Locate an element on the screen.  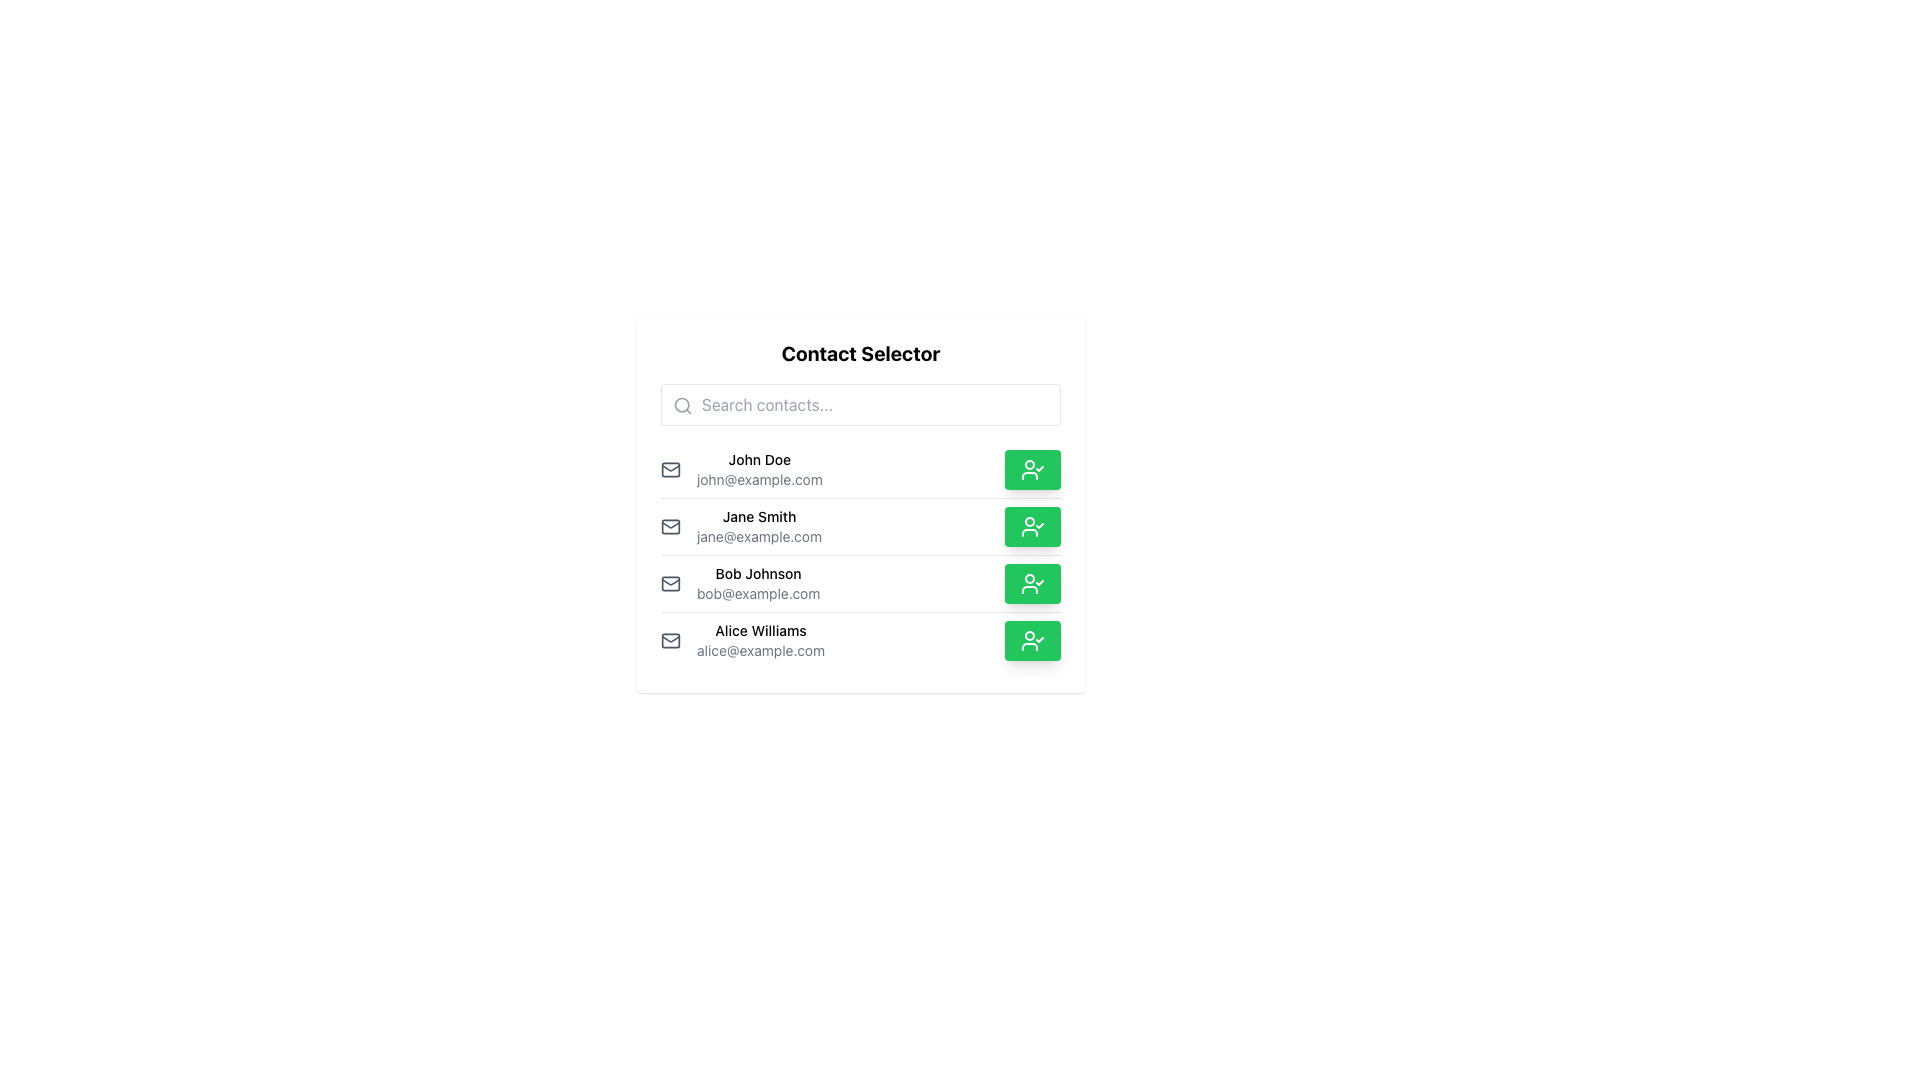
the visual representation of the mail icon shaped as an envelope, which is gray in color and located to the left of 'John Doe' and 'john@example.com' in the contact list is located at coordinates (671, 470).